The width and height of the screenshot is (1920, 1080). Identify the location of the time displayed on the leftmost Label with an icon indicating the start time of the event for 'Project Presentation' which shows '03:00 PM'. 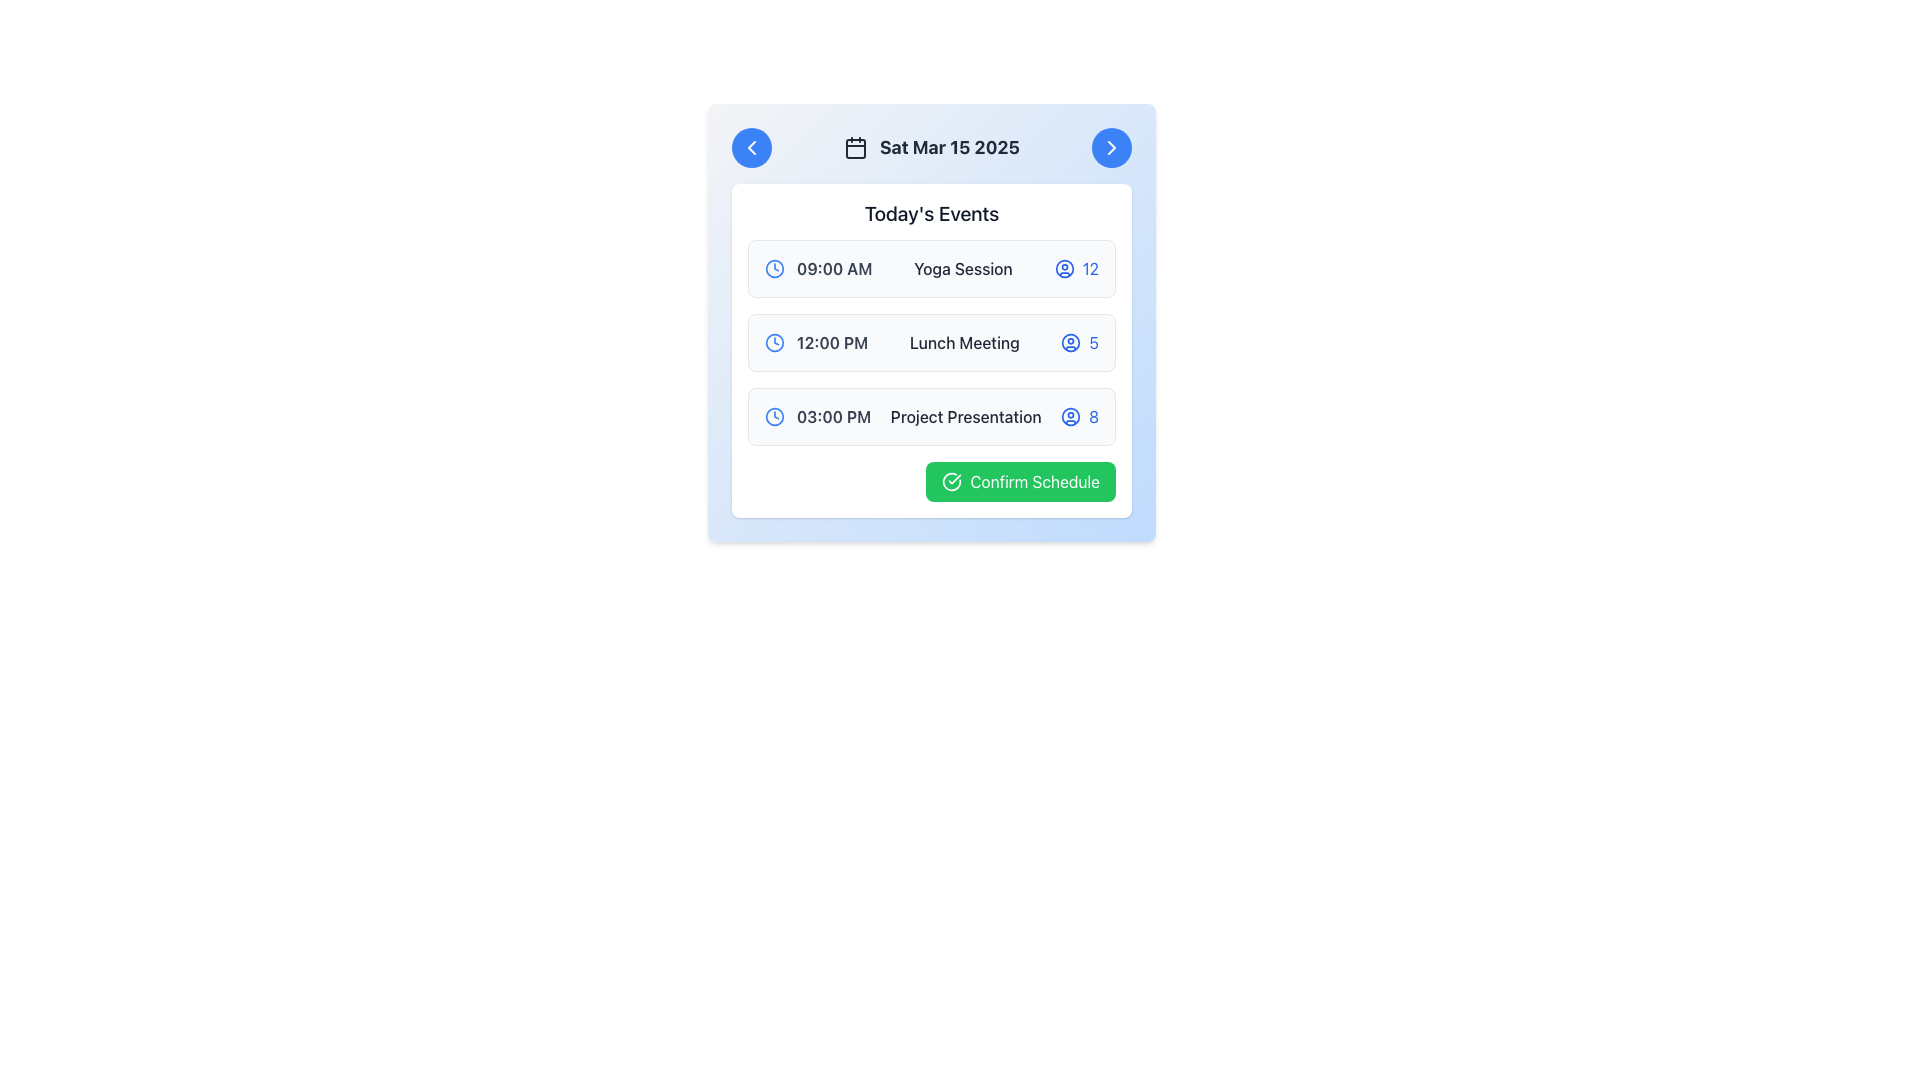
(818, 415).